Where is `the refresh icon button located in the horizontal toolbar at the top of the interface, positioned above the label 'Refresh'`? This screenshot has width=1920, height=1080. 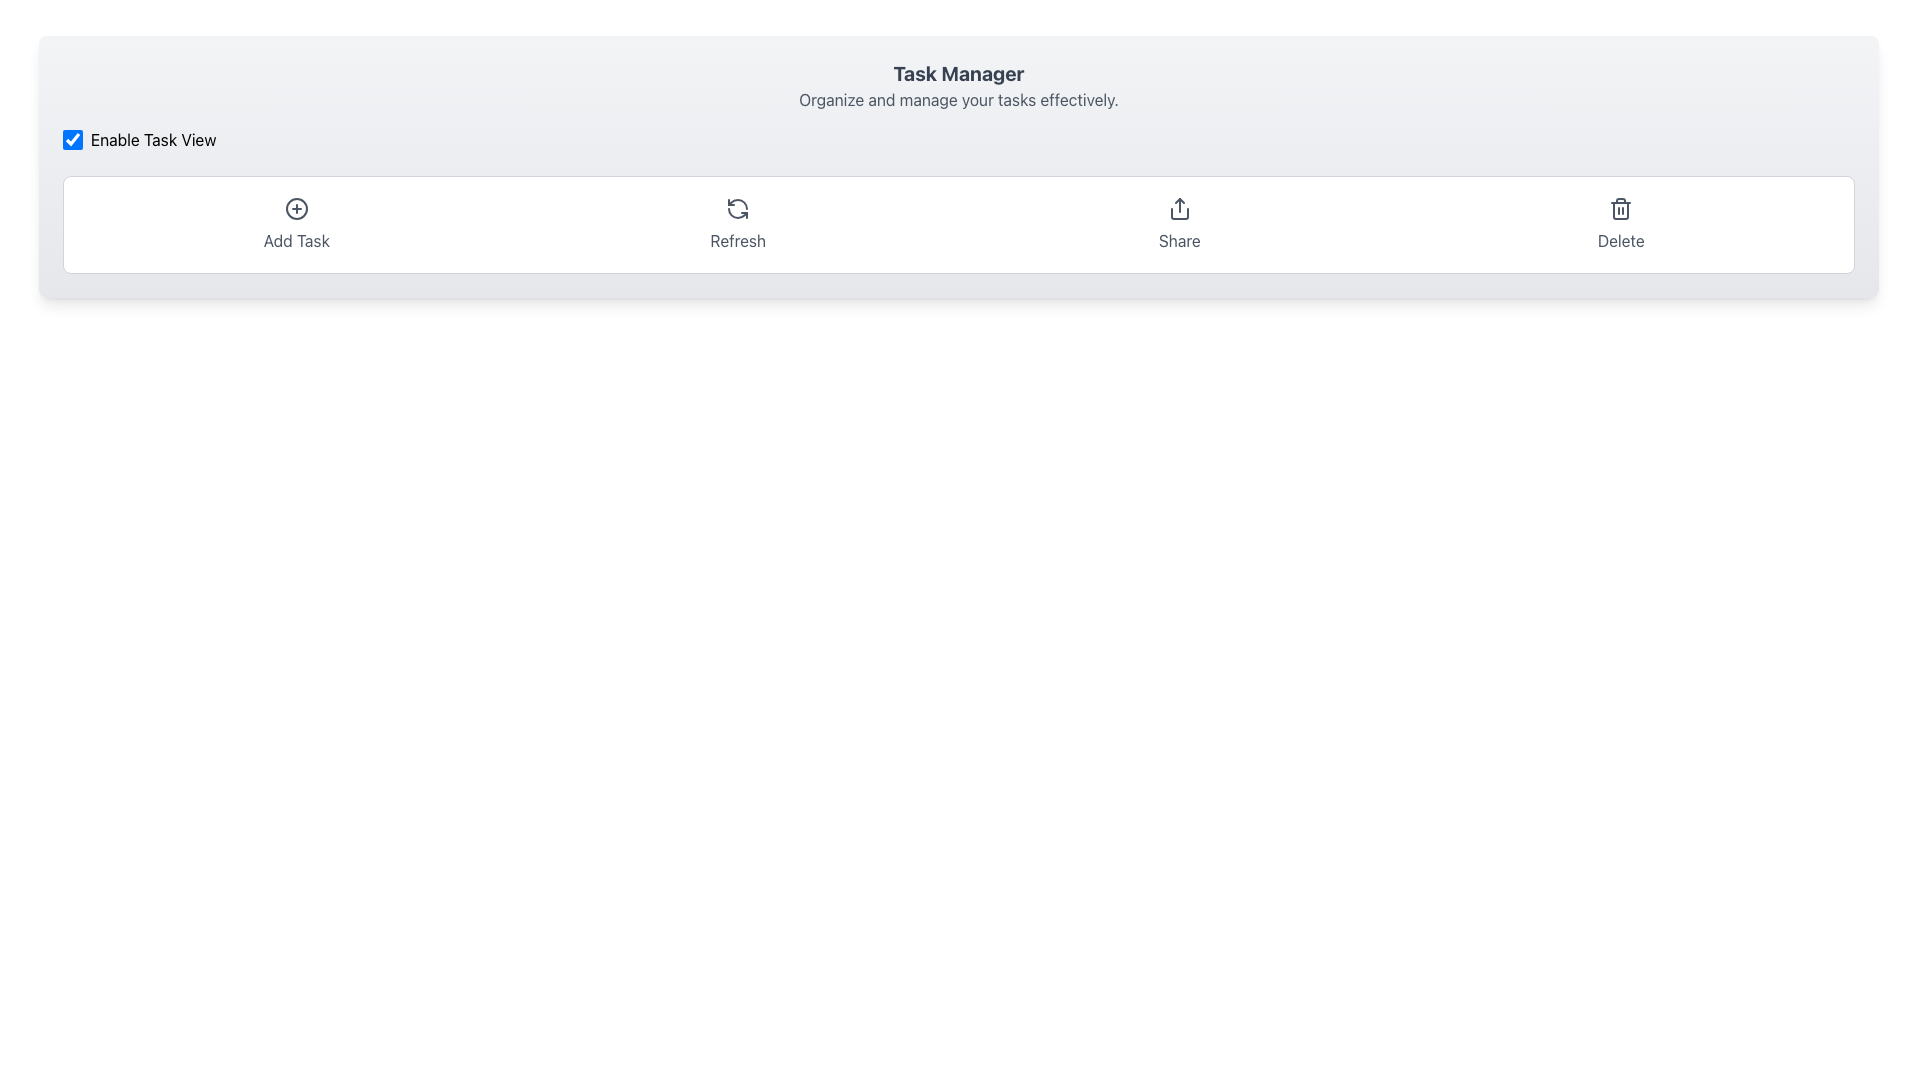
the refresh icon button located in the horizontal toolbar at the top of the interface, positioned above the label 'Refresh' is located at coordinates (737, 208).